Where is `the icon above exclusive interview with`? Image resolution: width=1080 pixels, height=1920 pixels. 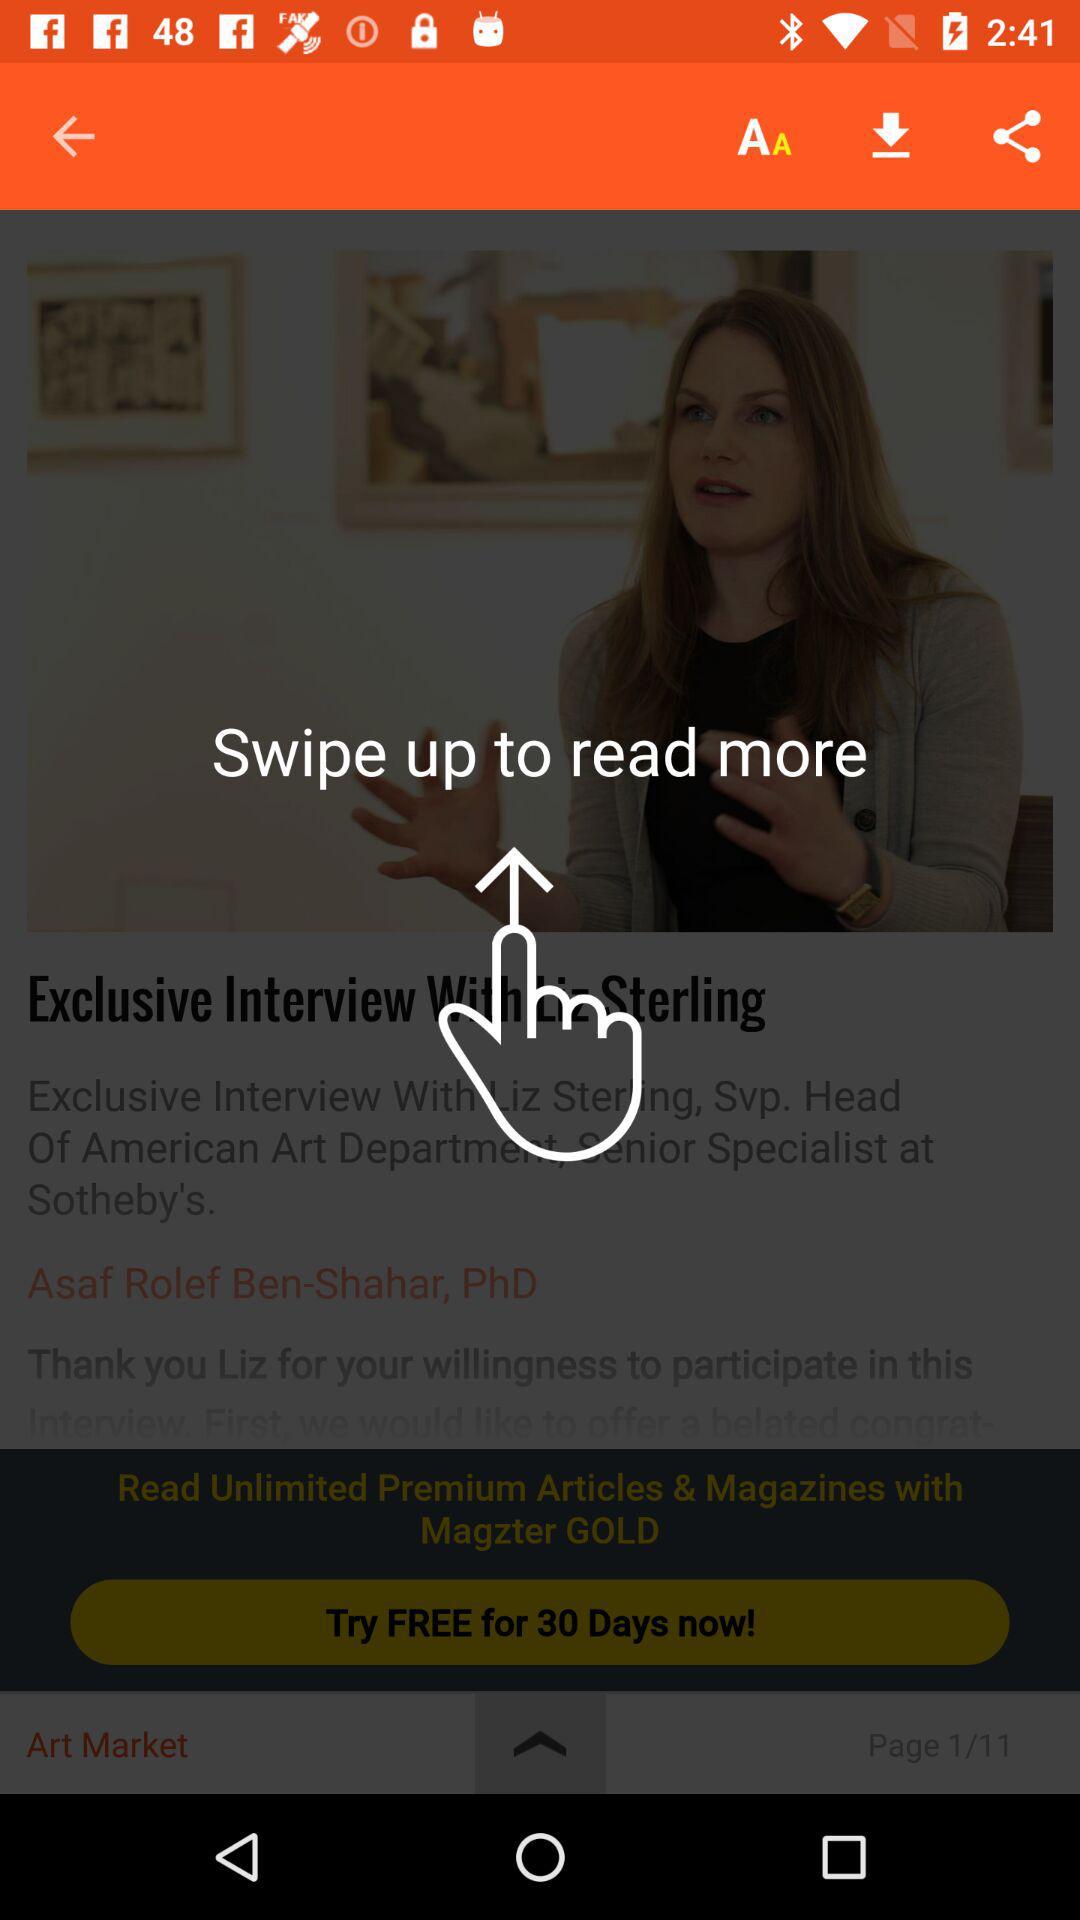 the icon above exclusive interview with is located at coordinates (540, 590).